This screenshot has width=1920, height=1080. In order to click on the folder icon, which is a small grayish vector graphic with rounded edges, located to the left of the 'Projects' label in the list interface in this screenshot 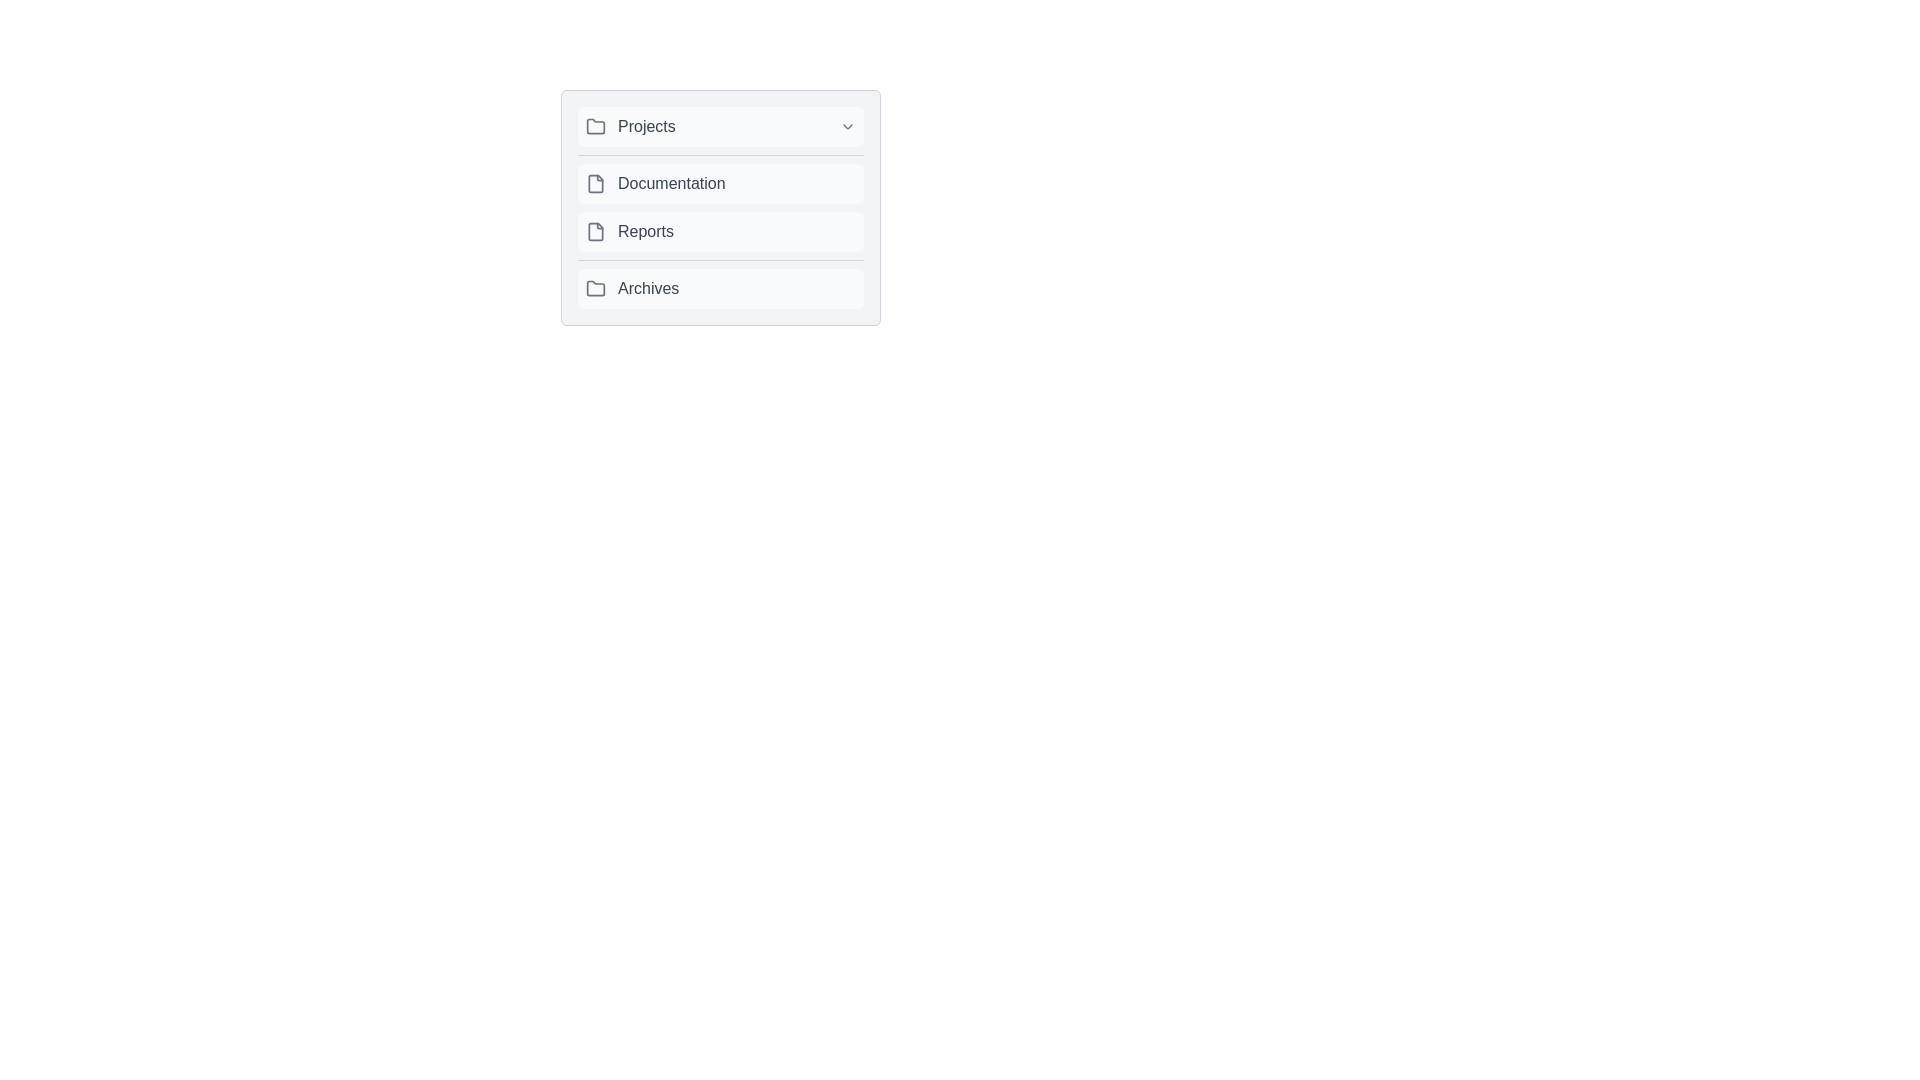, I will do `click(594, 126)`.